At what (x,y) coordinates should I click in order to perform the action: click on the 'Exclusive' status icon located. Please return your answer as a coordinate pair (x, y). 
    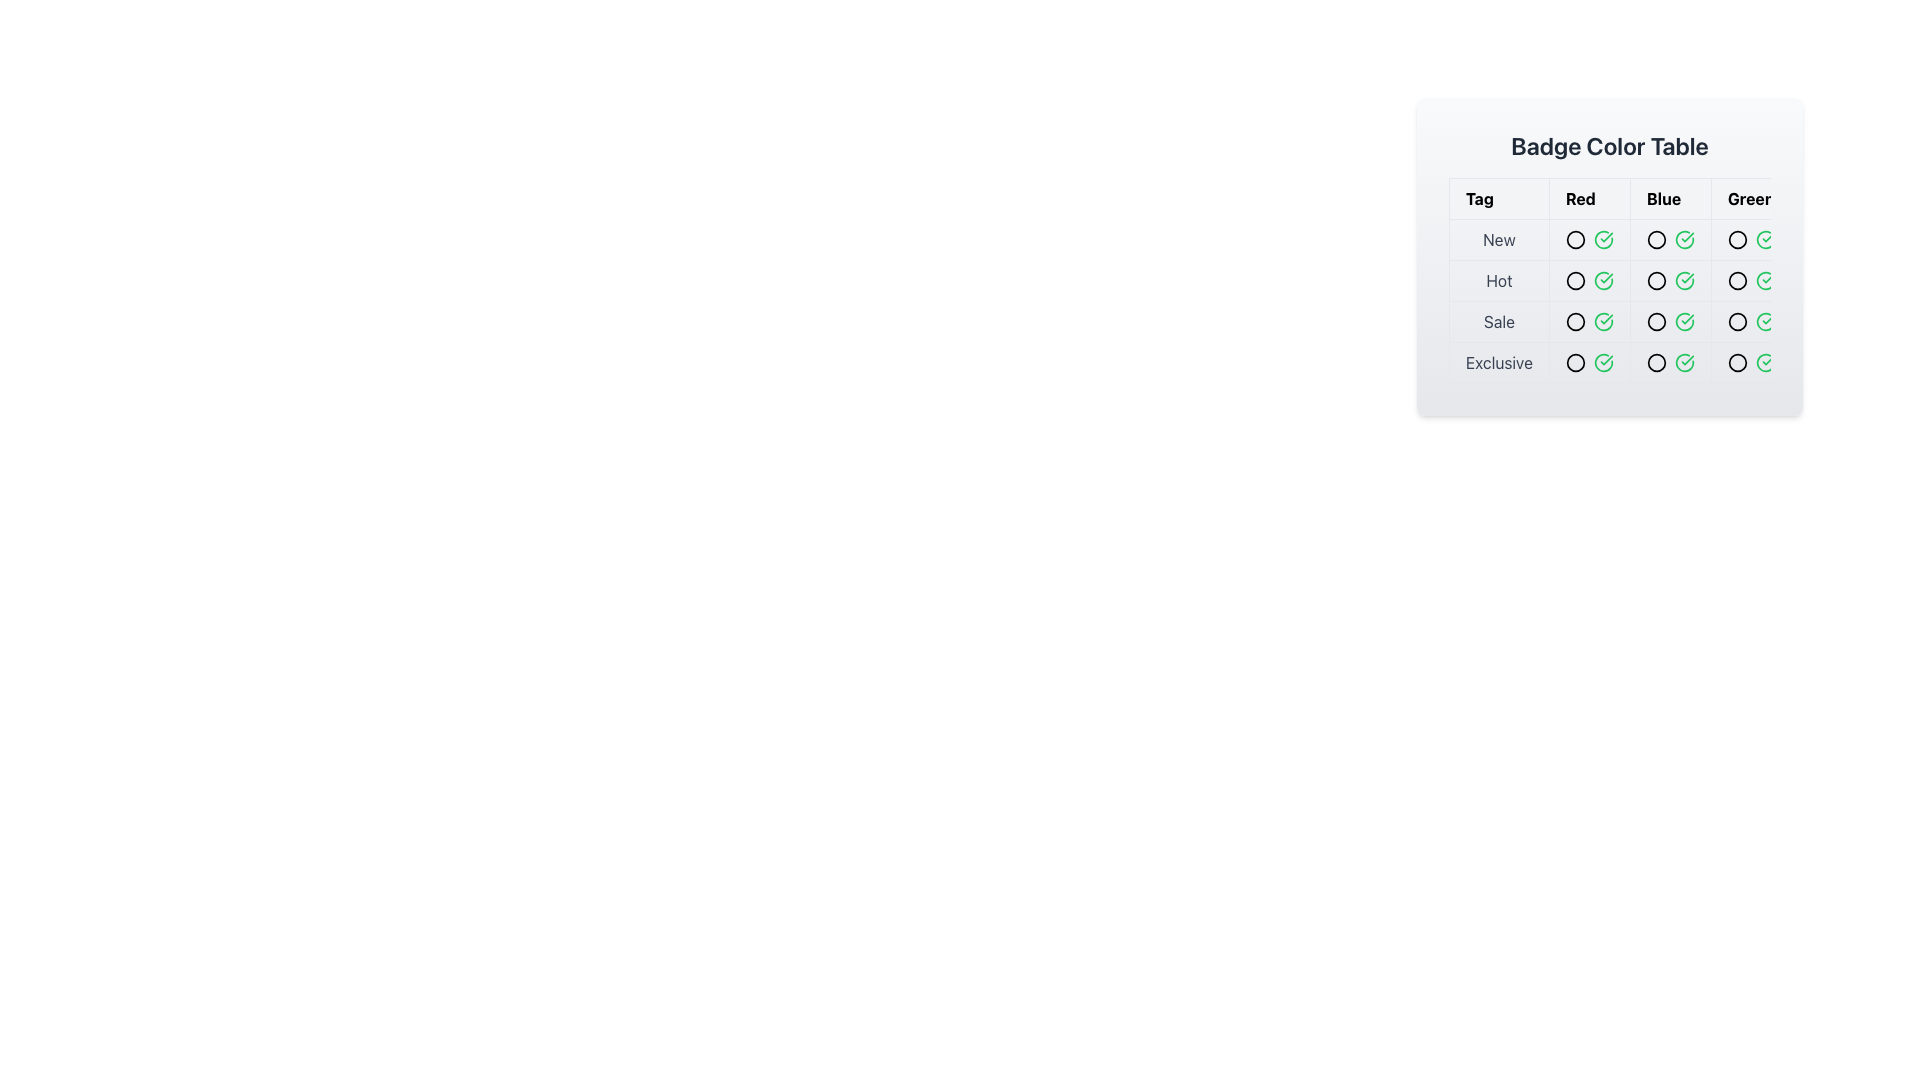
    Looking at the image, I should click on (1736, 362).